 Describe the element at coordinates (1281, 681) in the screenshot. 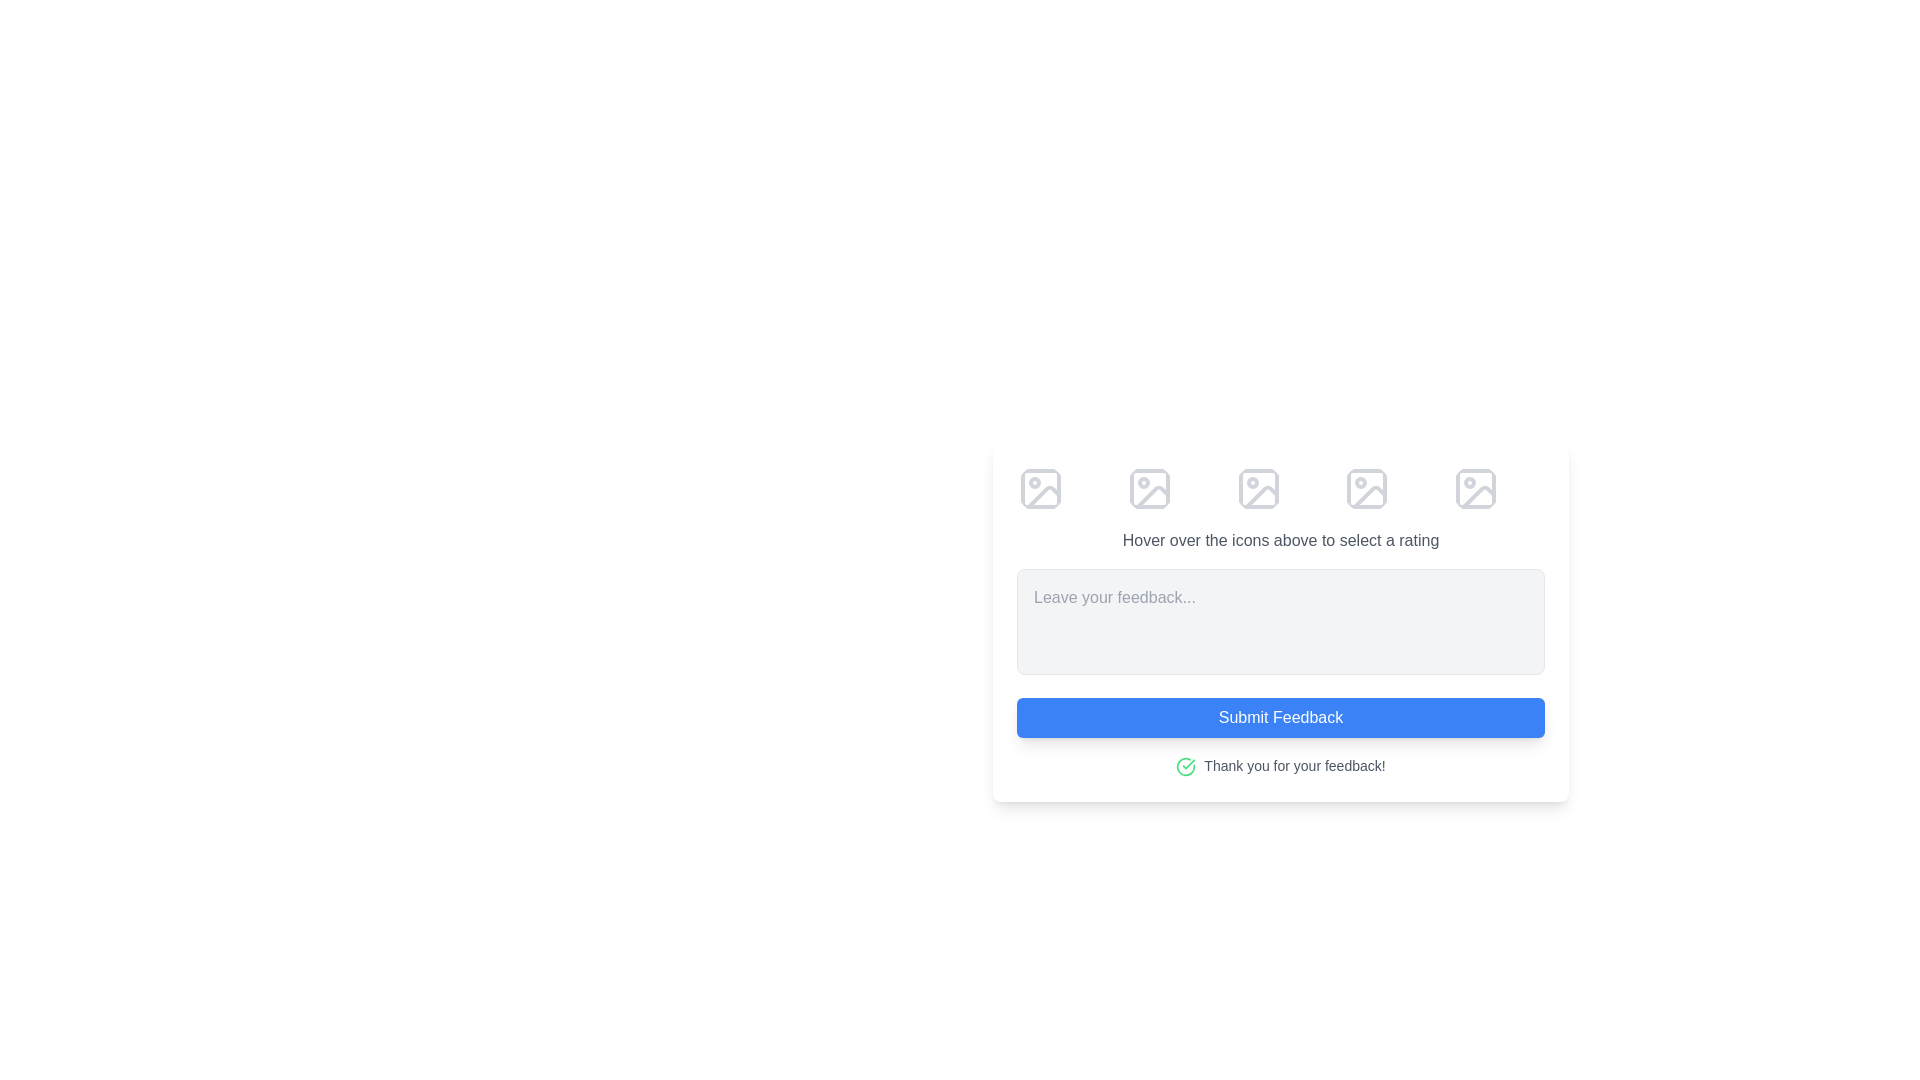

I see `the blue button with rounded corners labeled 'Submit Feedback'` at that location.